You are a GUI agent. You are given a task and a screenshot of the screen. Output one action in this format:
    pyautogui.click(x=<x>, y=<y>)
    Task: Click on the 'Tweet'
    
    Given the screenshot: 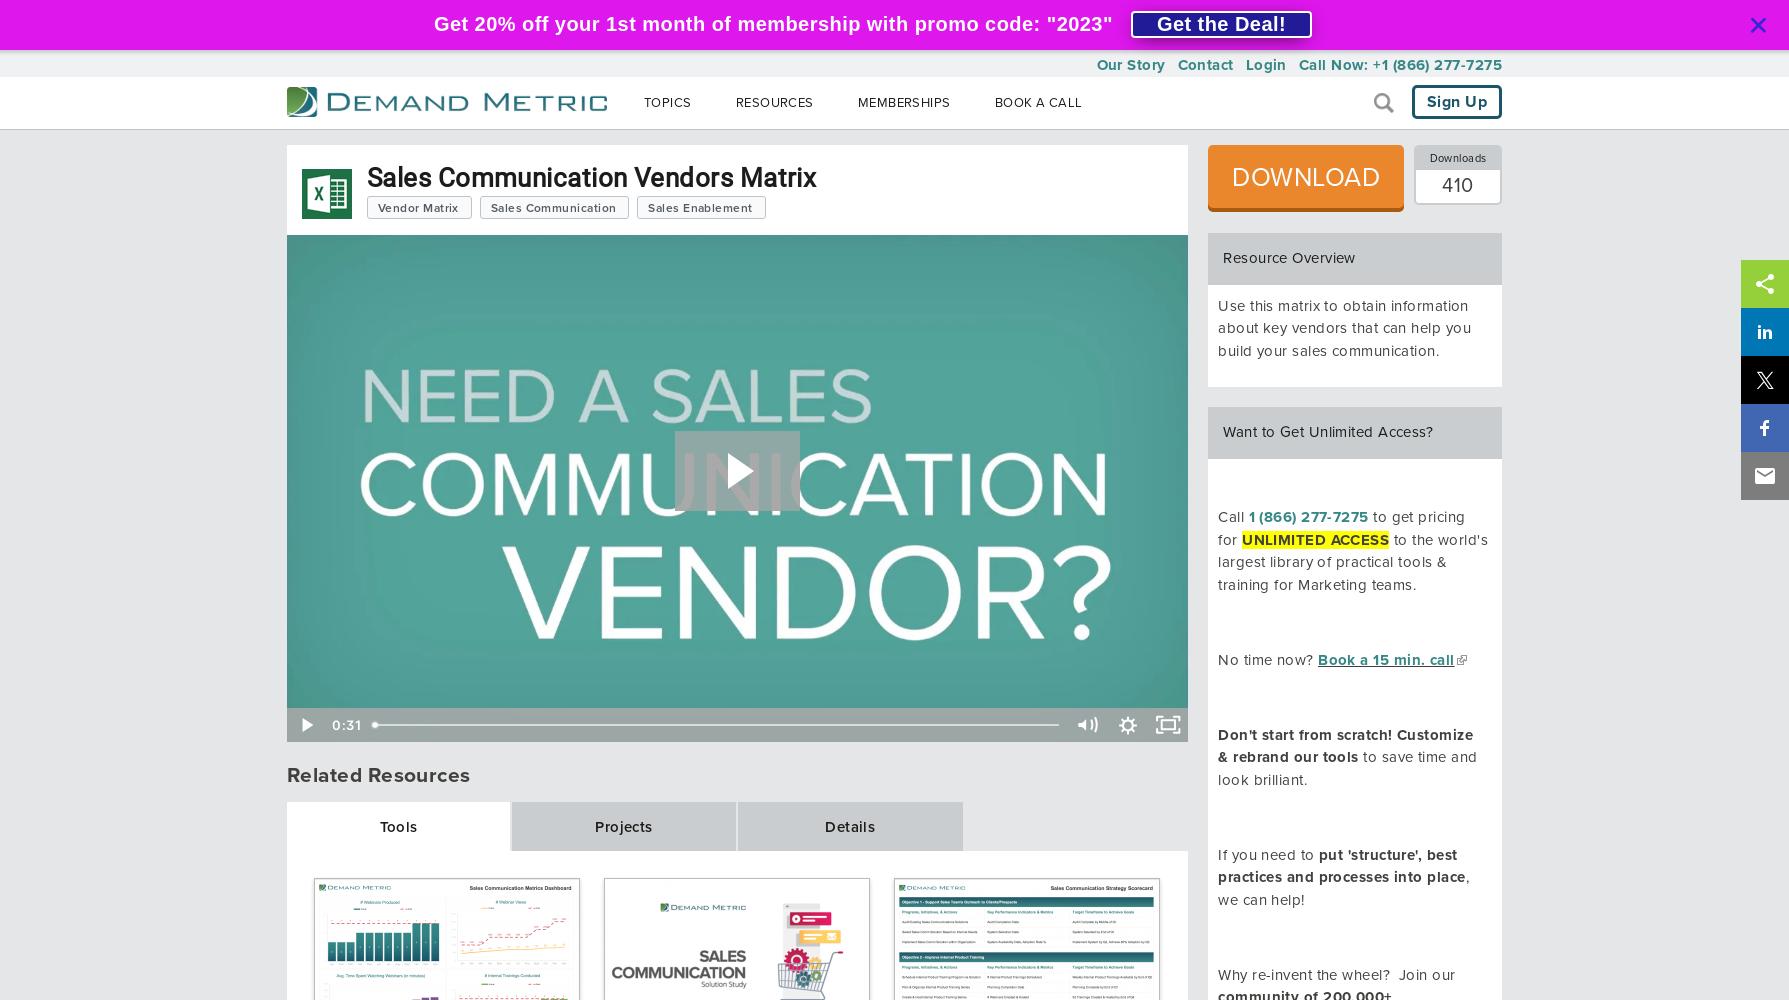 What is the action you would take?
    pyautogui.click(x=1743, y=403)
    